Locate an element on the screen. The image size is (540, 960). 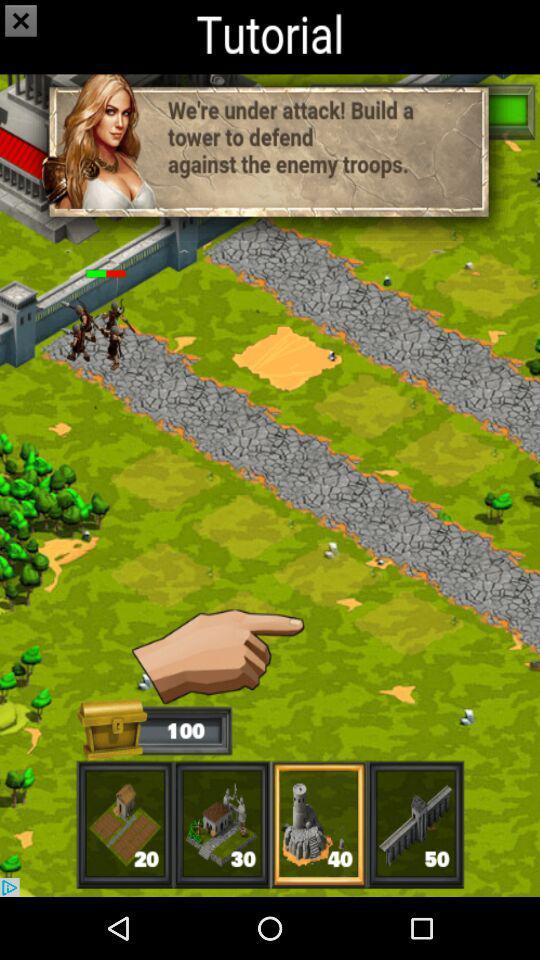
the close icon is located at coordinates (25, 34).